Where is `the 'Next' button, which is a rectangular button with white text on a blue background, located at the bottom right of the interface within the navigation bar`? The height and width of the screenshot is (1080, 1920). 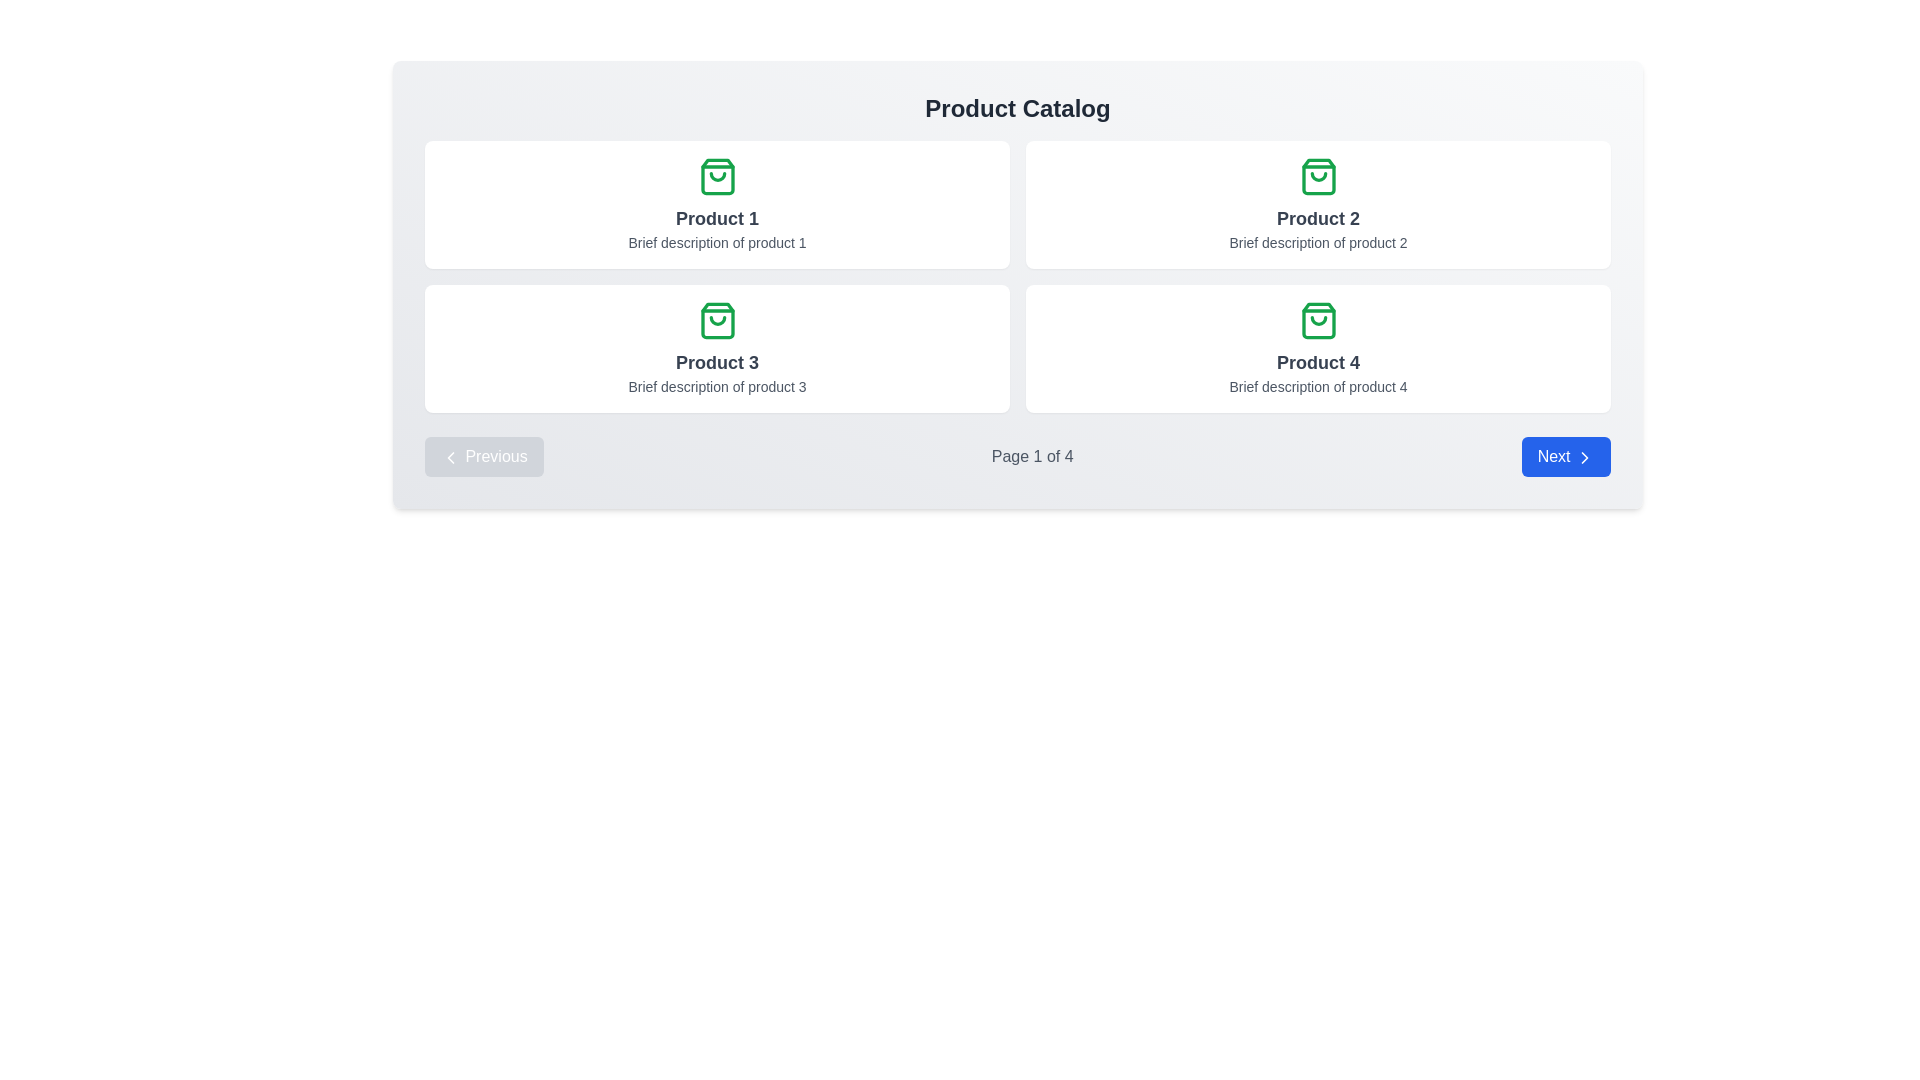
the 'Next' button, which is a rectangular button with white text on a blue background, located at the bottom right of the interface within the navigation bar is located at coordinates (1565, 456).